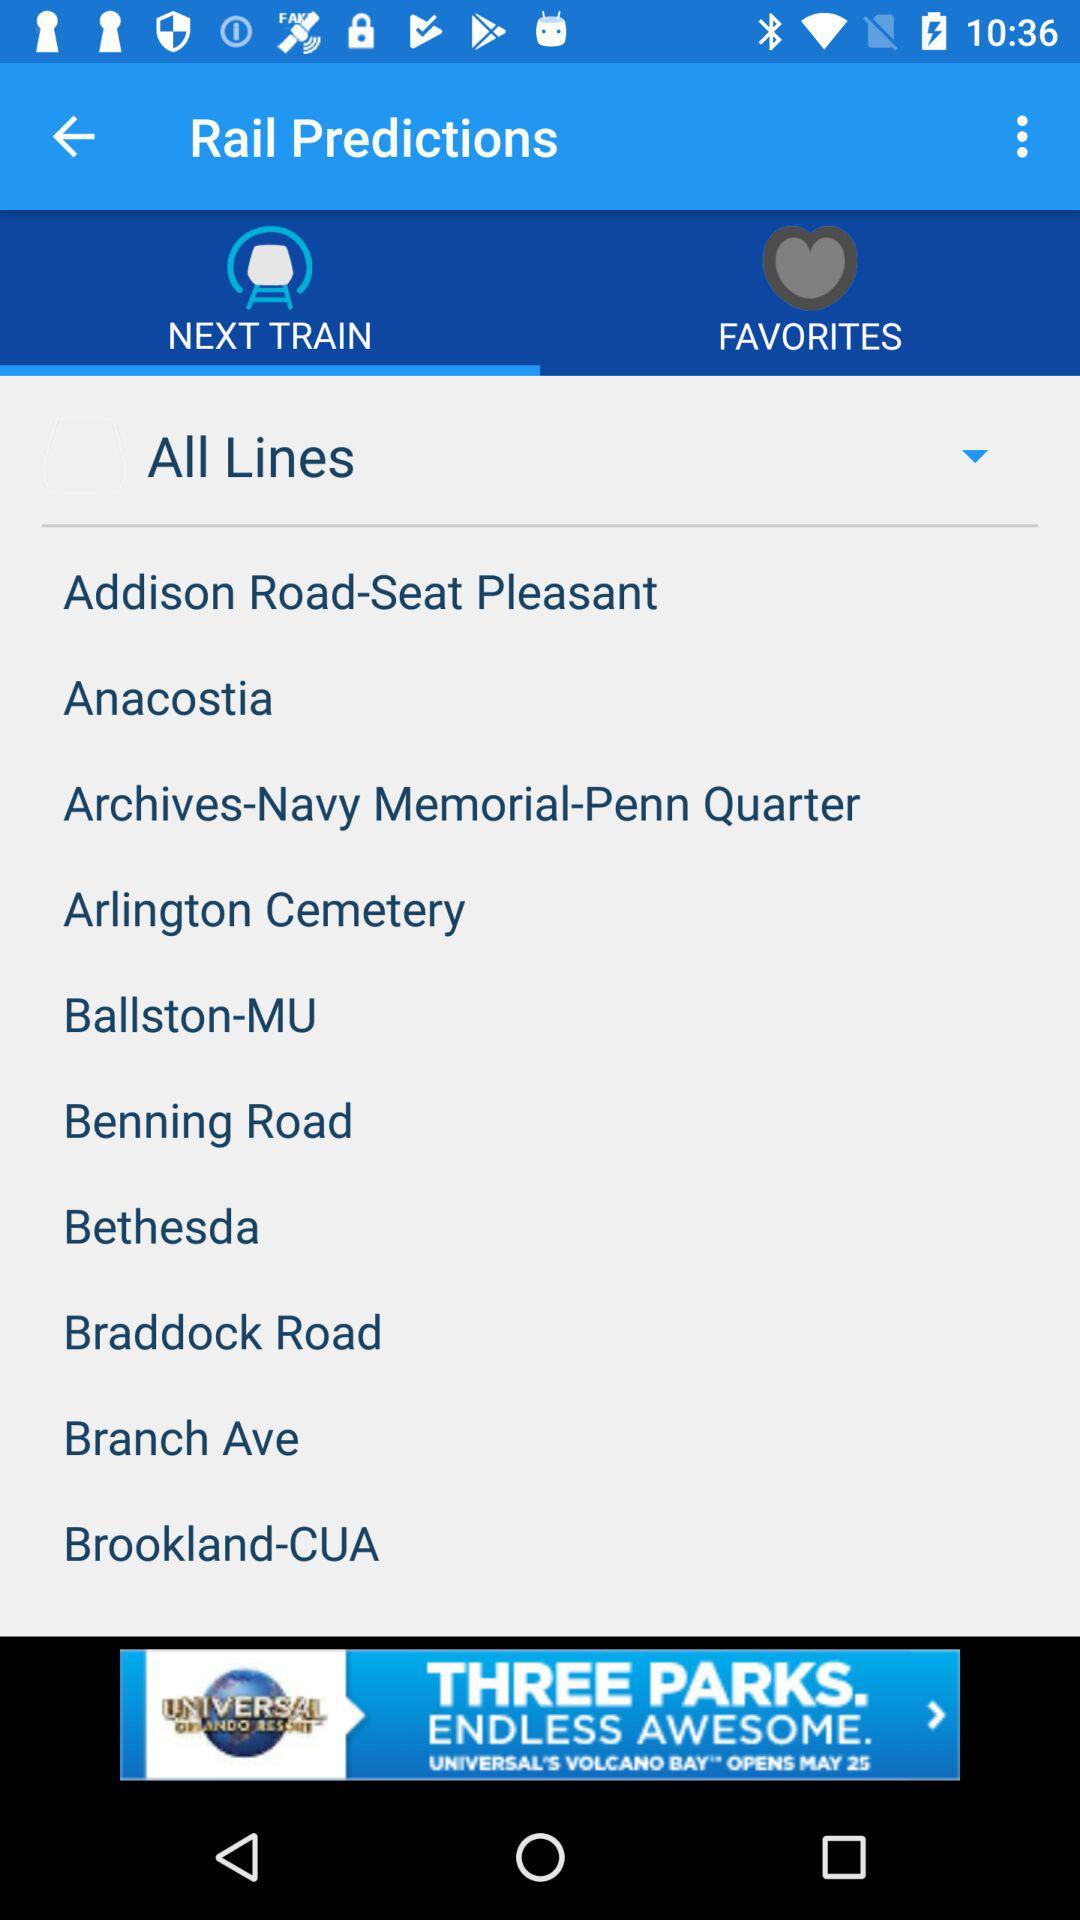 This screenshot has height=1920, width=1080. Describe the element at coordinates (540, 1118) in the screenshot. I see `the text which is below the ballstonmu` at that location.